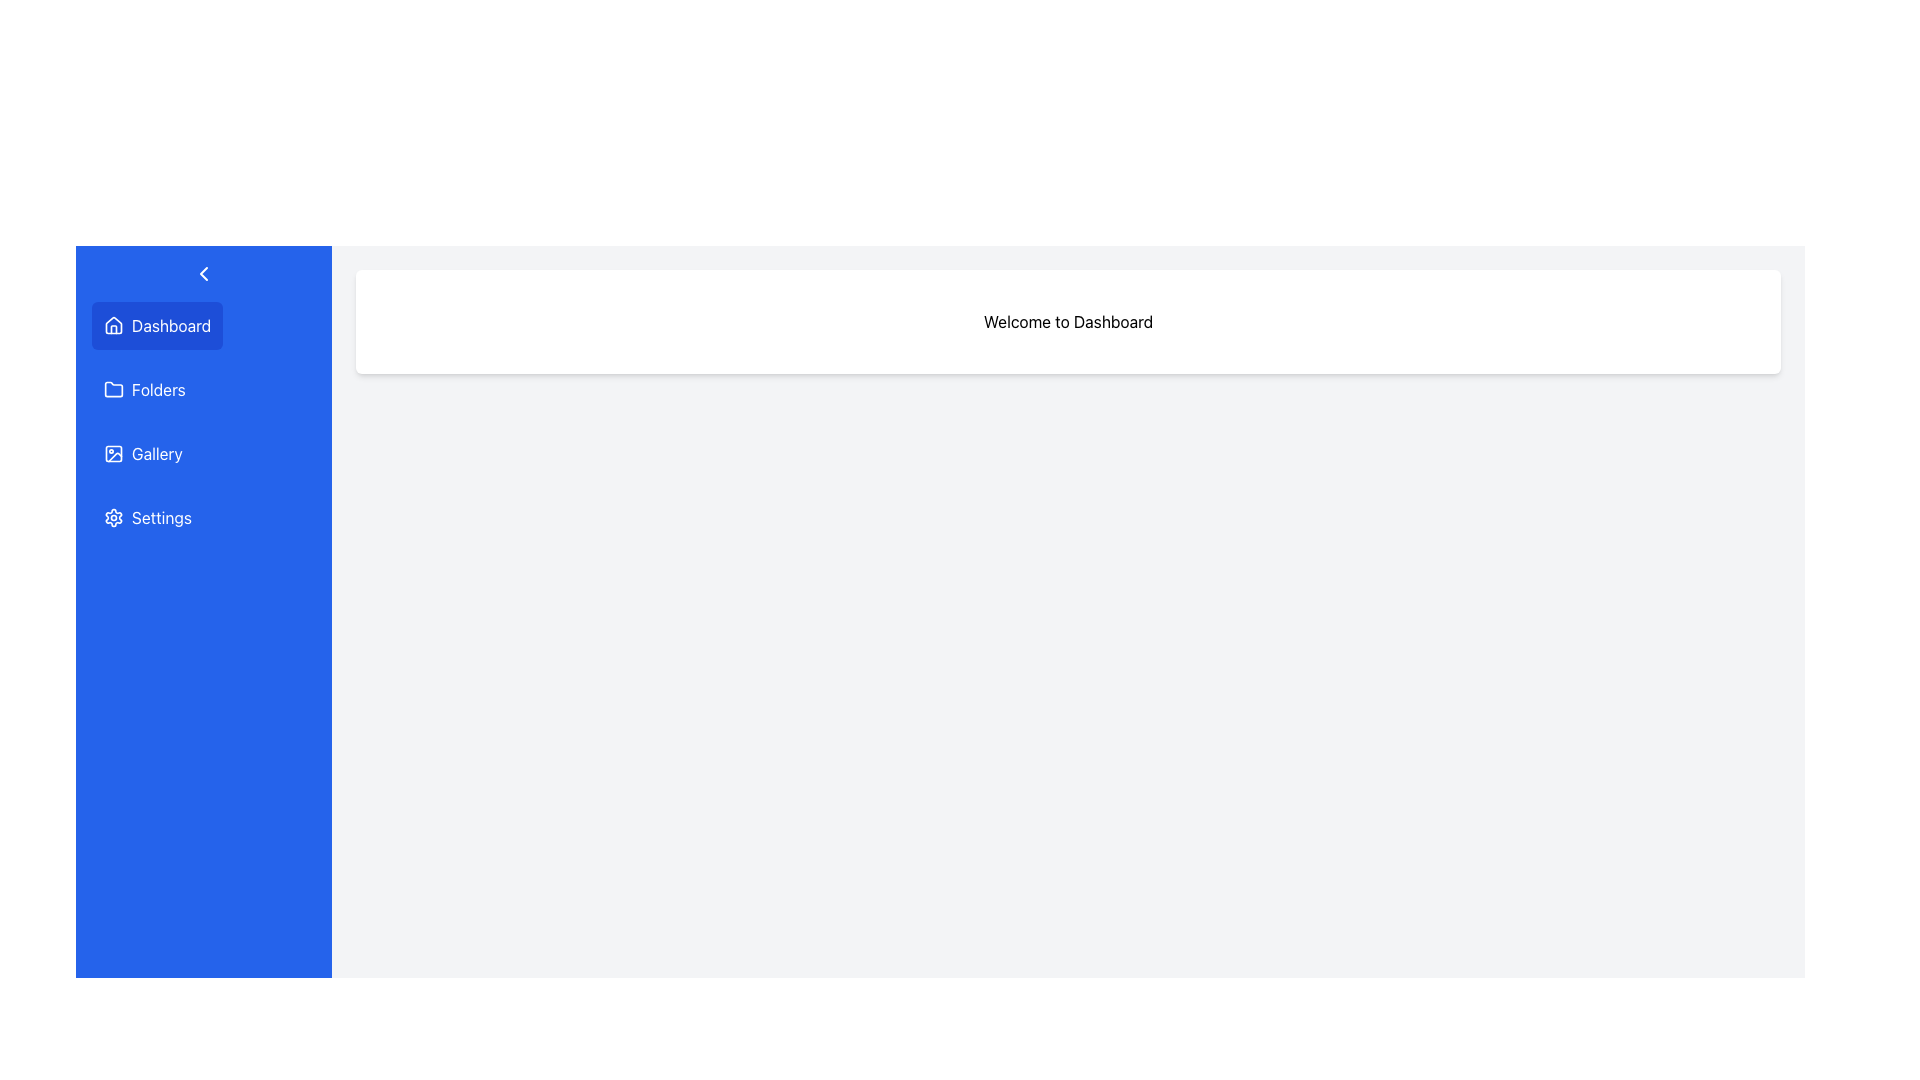 Image resolution: width=1920 pixels, height=1080 pixels. What do you see at coordinates (171, 325) in the screenshot?
I see `the 'Dashboard' text label in the sidebar menu, which is styled in white text against a blue background and positioned next to a house icon` at bounding box center [171, 325].